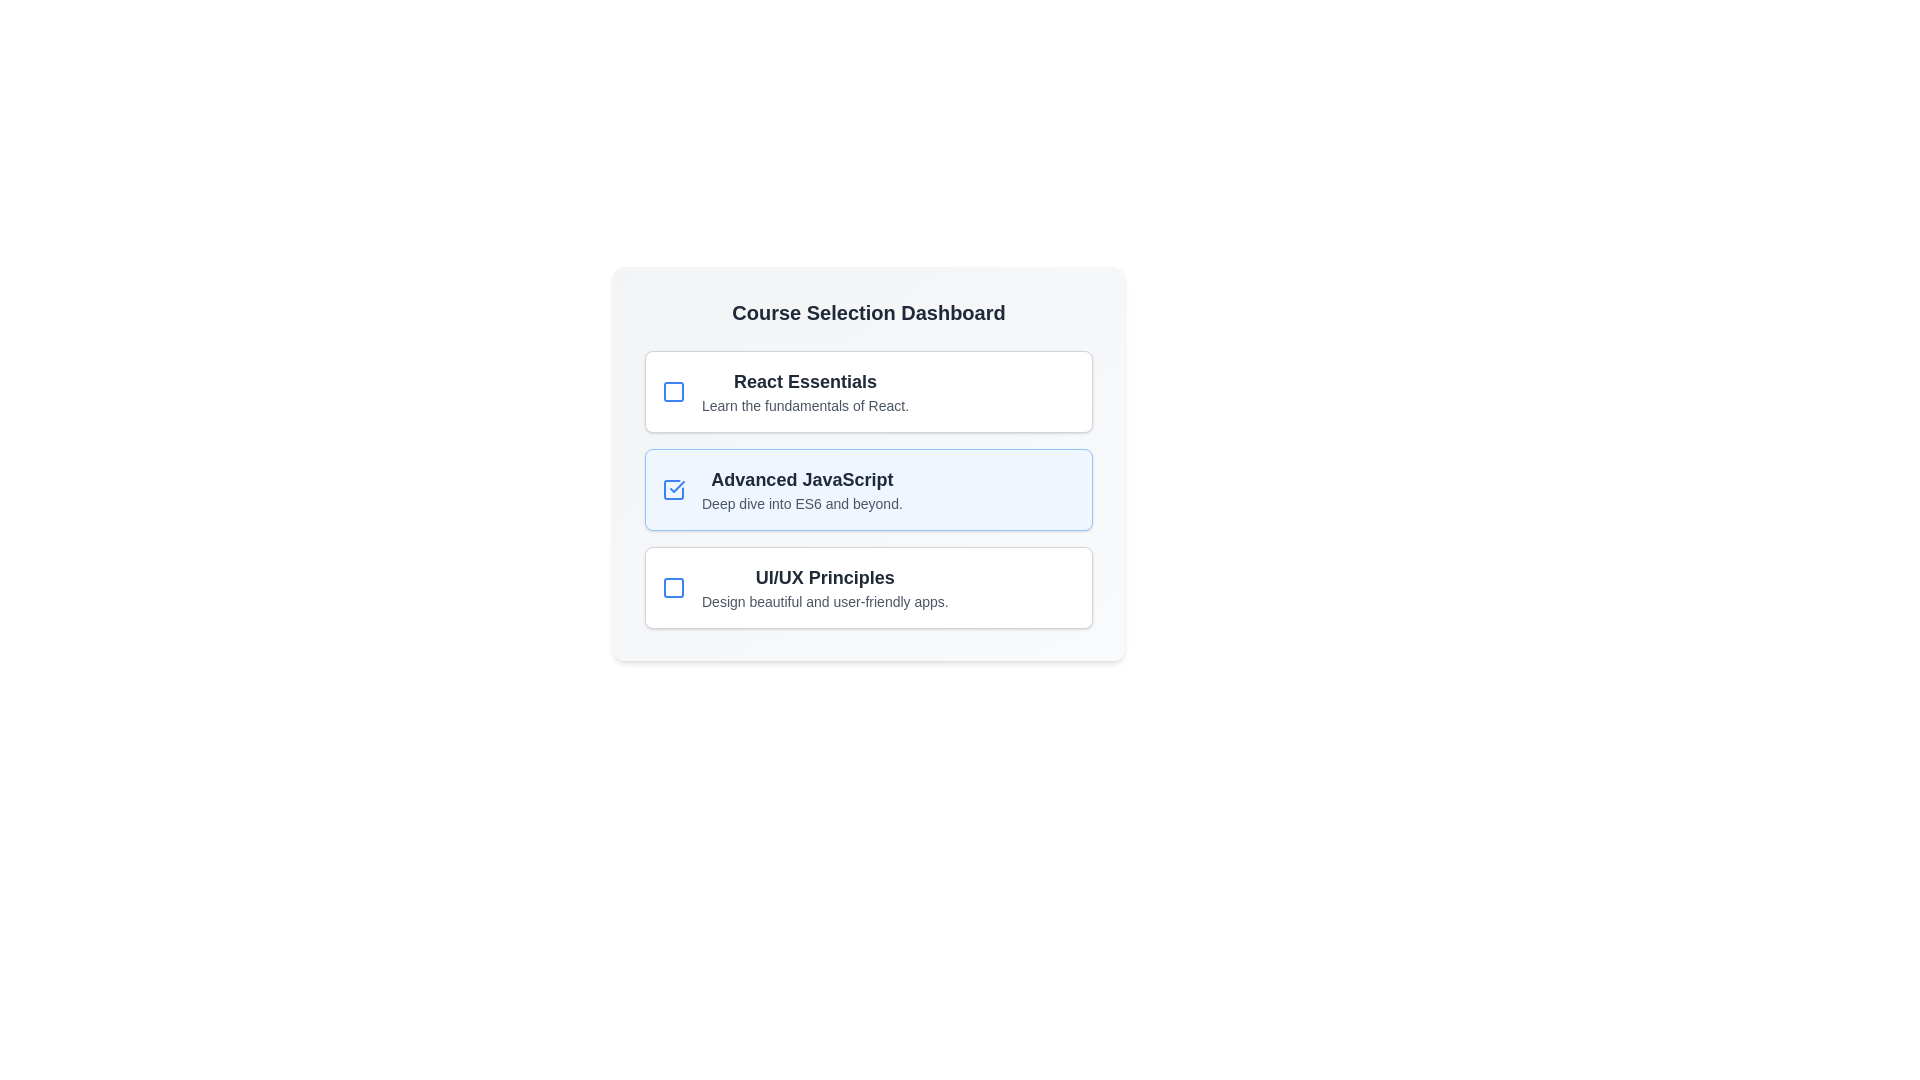 The image size is (1920, 1080). I want to click on the text block containing 'React Essentials' and its description, which is the first item in the course options list, so click(805, 392).